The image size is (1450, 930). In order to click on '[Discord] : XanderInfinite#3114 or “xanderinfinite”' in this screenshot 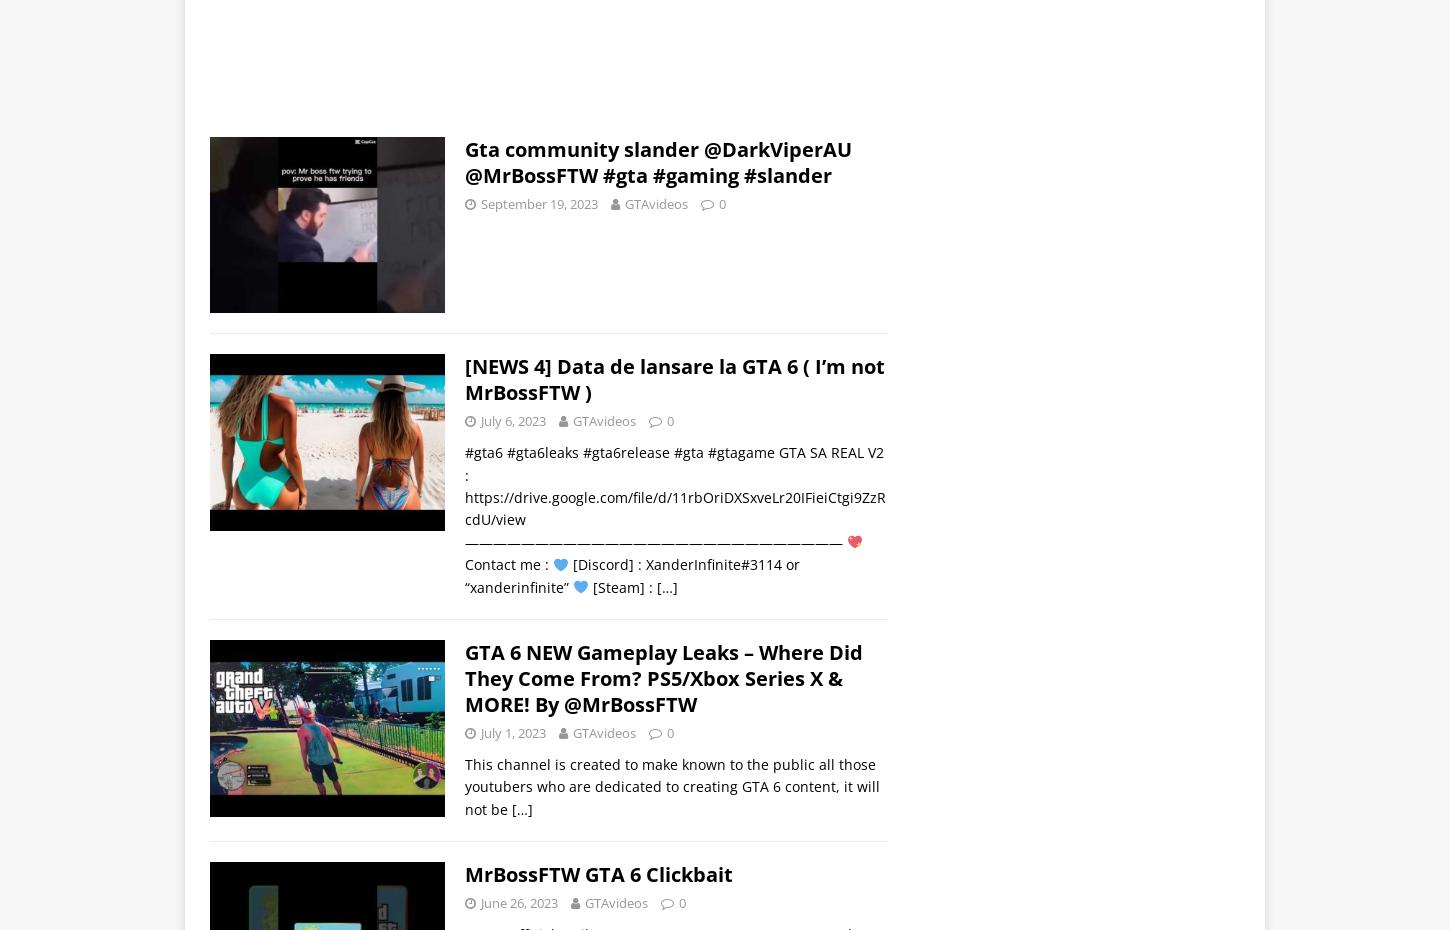, I will do `click(631, 575)`.